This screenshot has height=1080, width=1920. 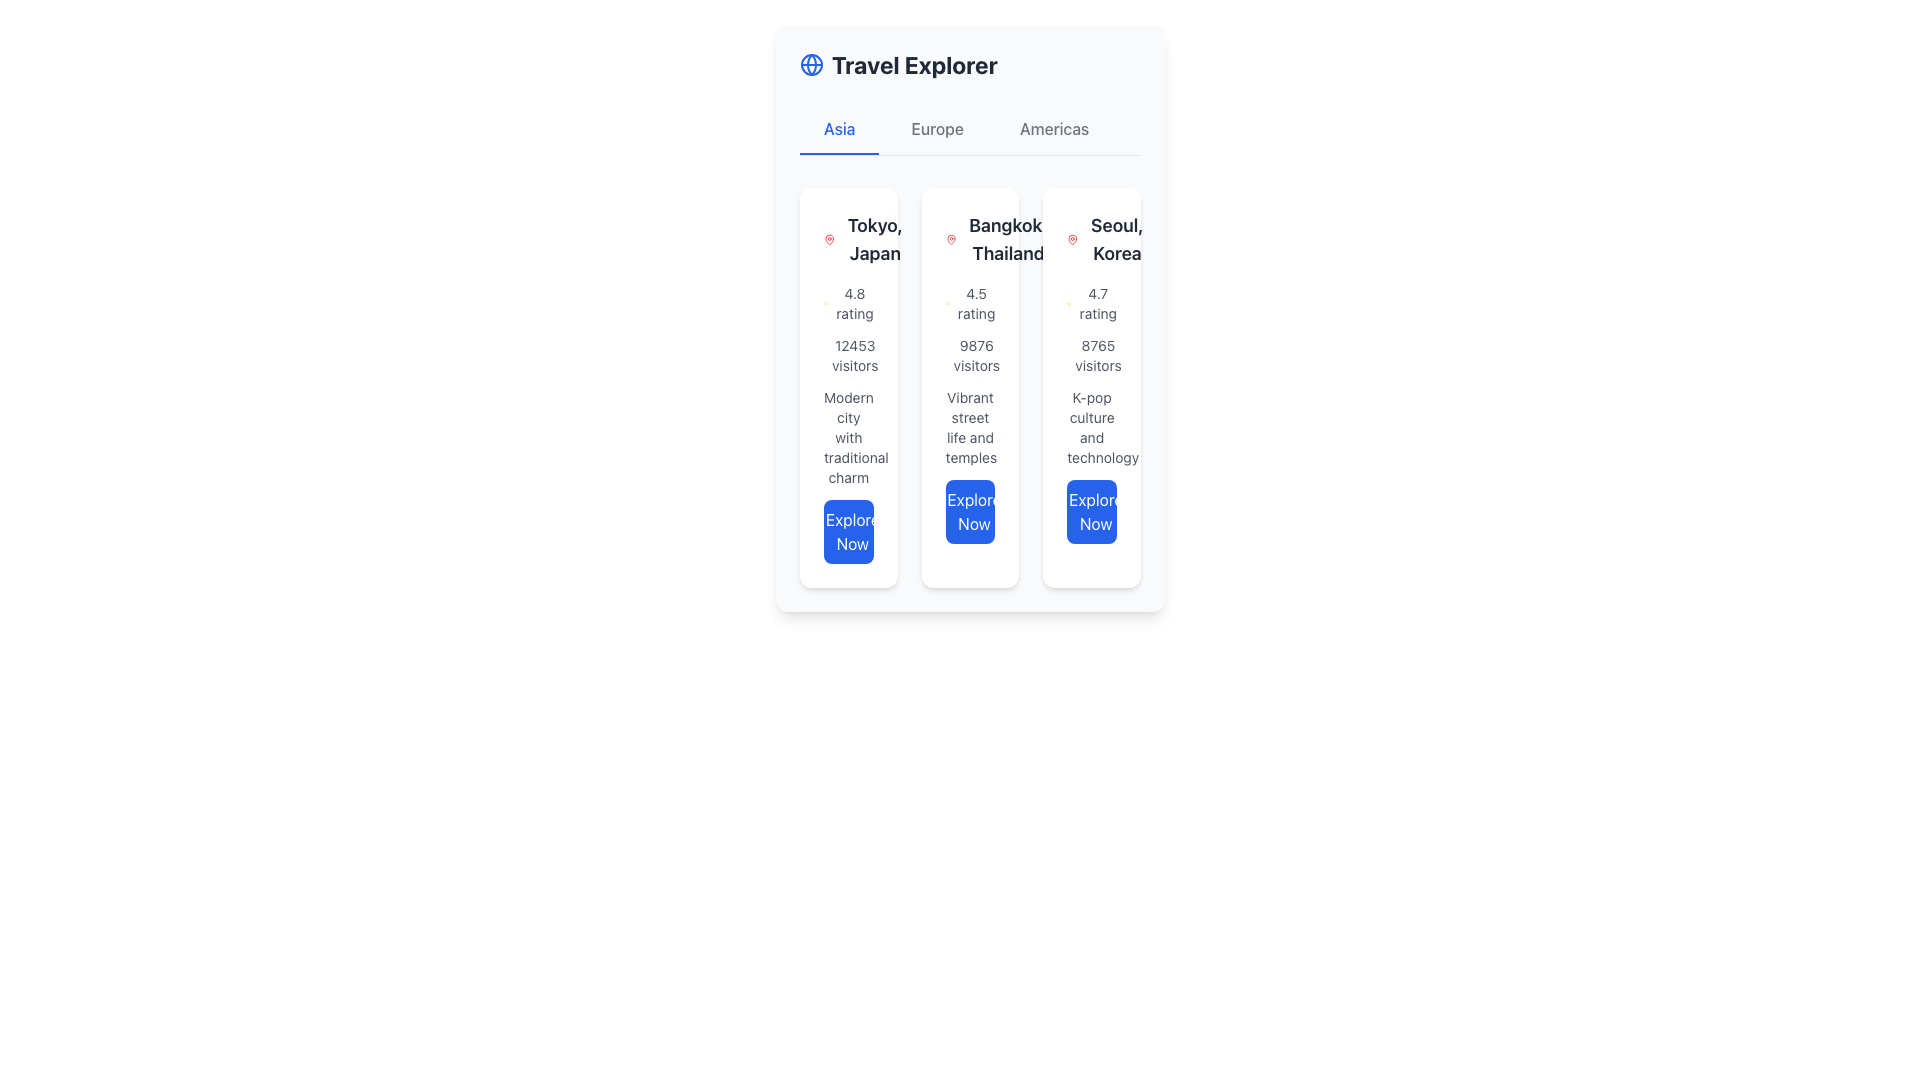 What do you see at coordinates (1116, 238) in the screenshot?
I see `text label displaying the location name 'Seoul, Korea' on the third card in the 'Asia' tab of the 'Travel Explorer' section, positioned below the red location marker icon` at bounding box center [1116, 238].